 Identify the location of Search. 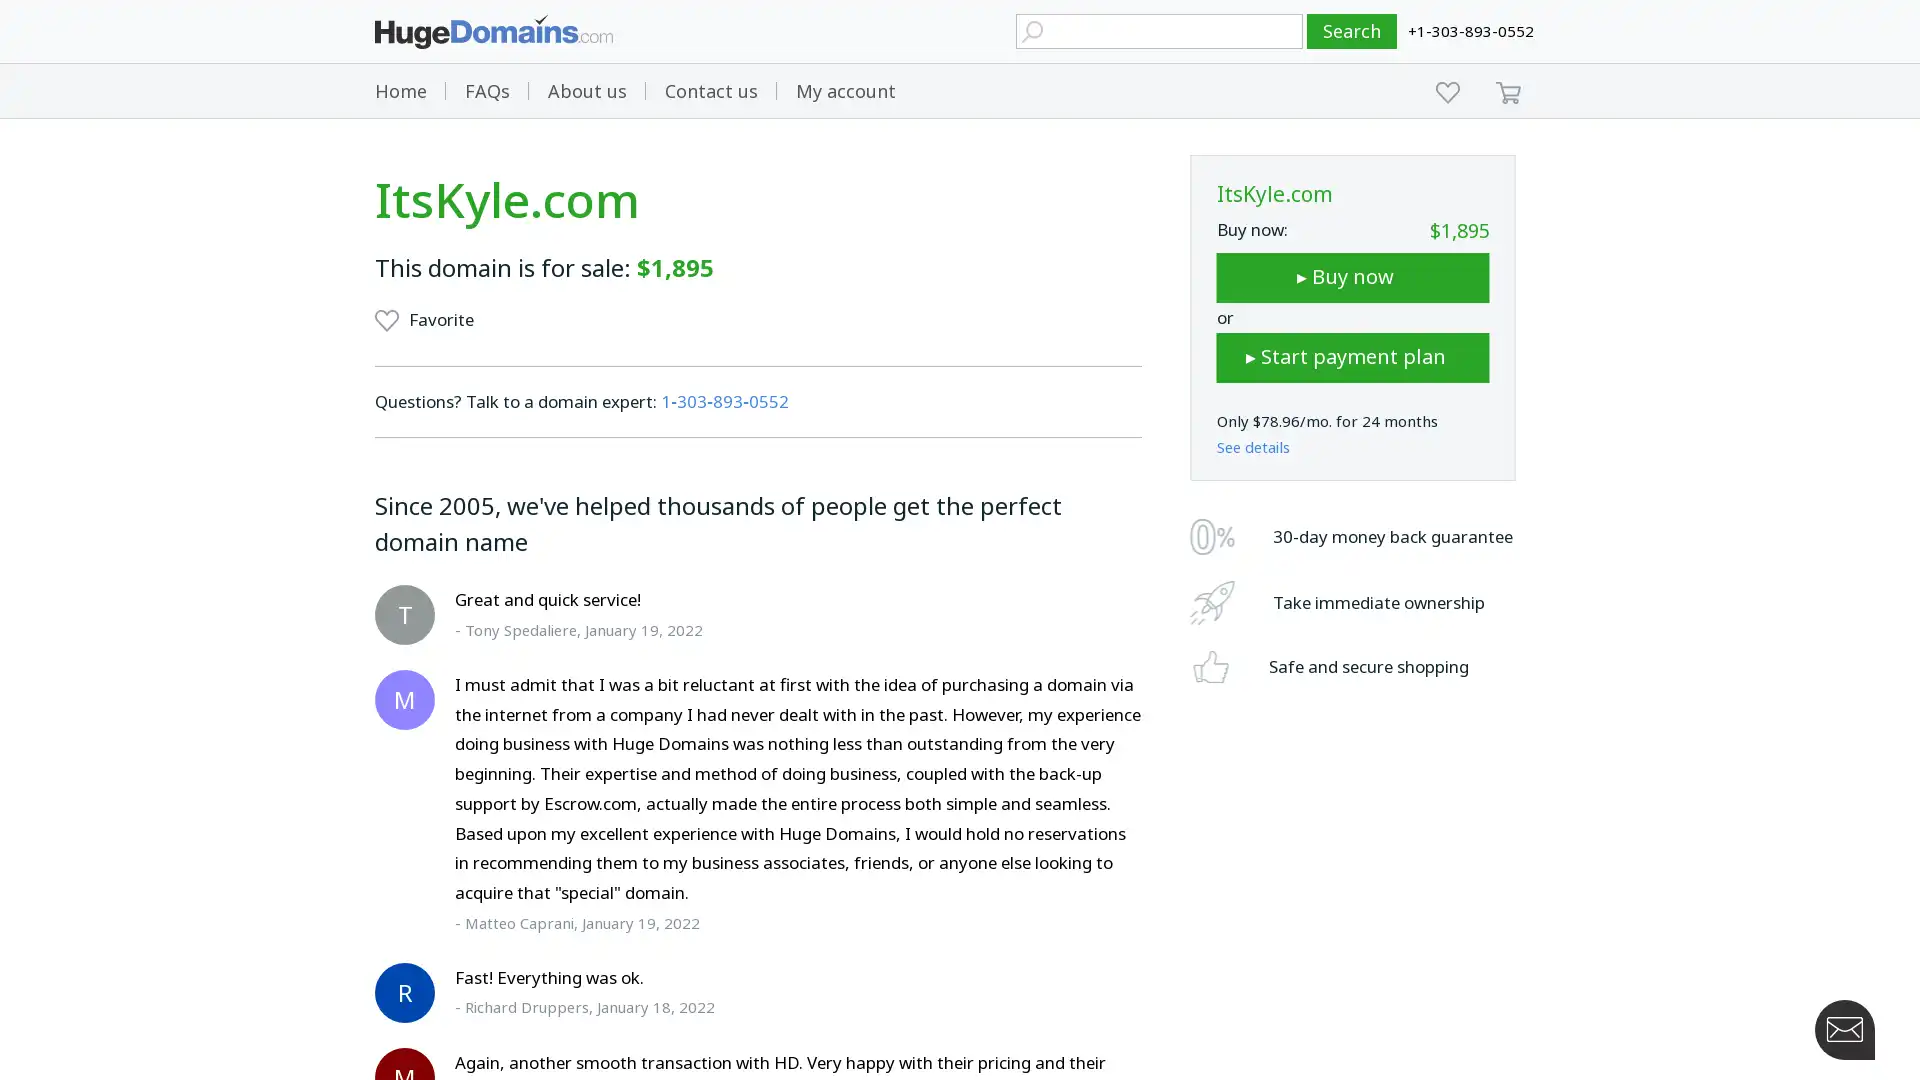
(1352, 31).